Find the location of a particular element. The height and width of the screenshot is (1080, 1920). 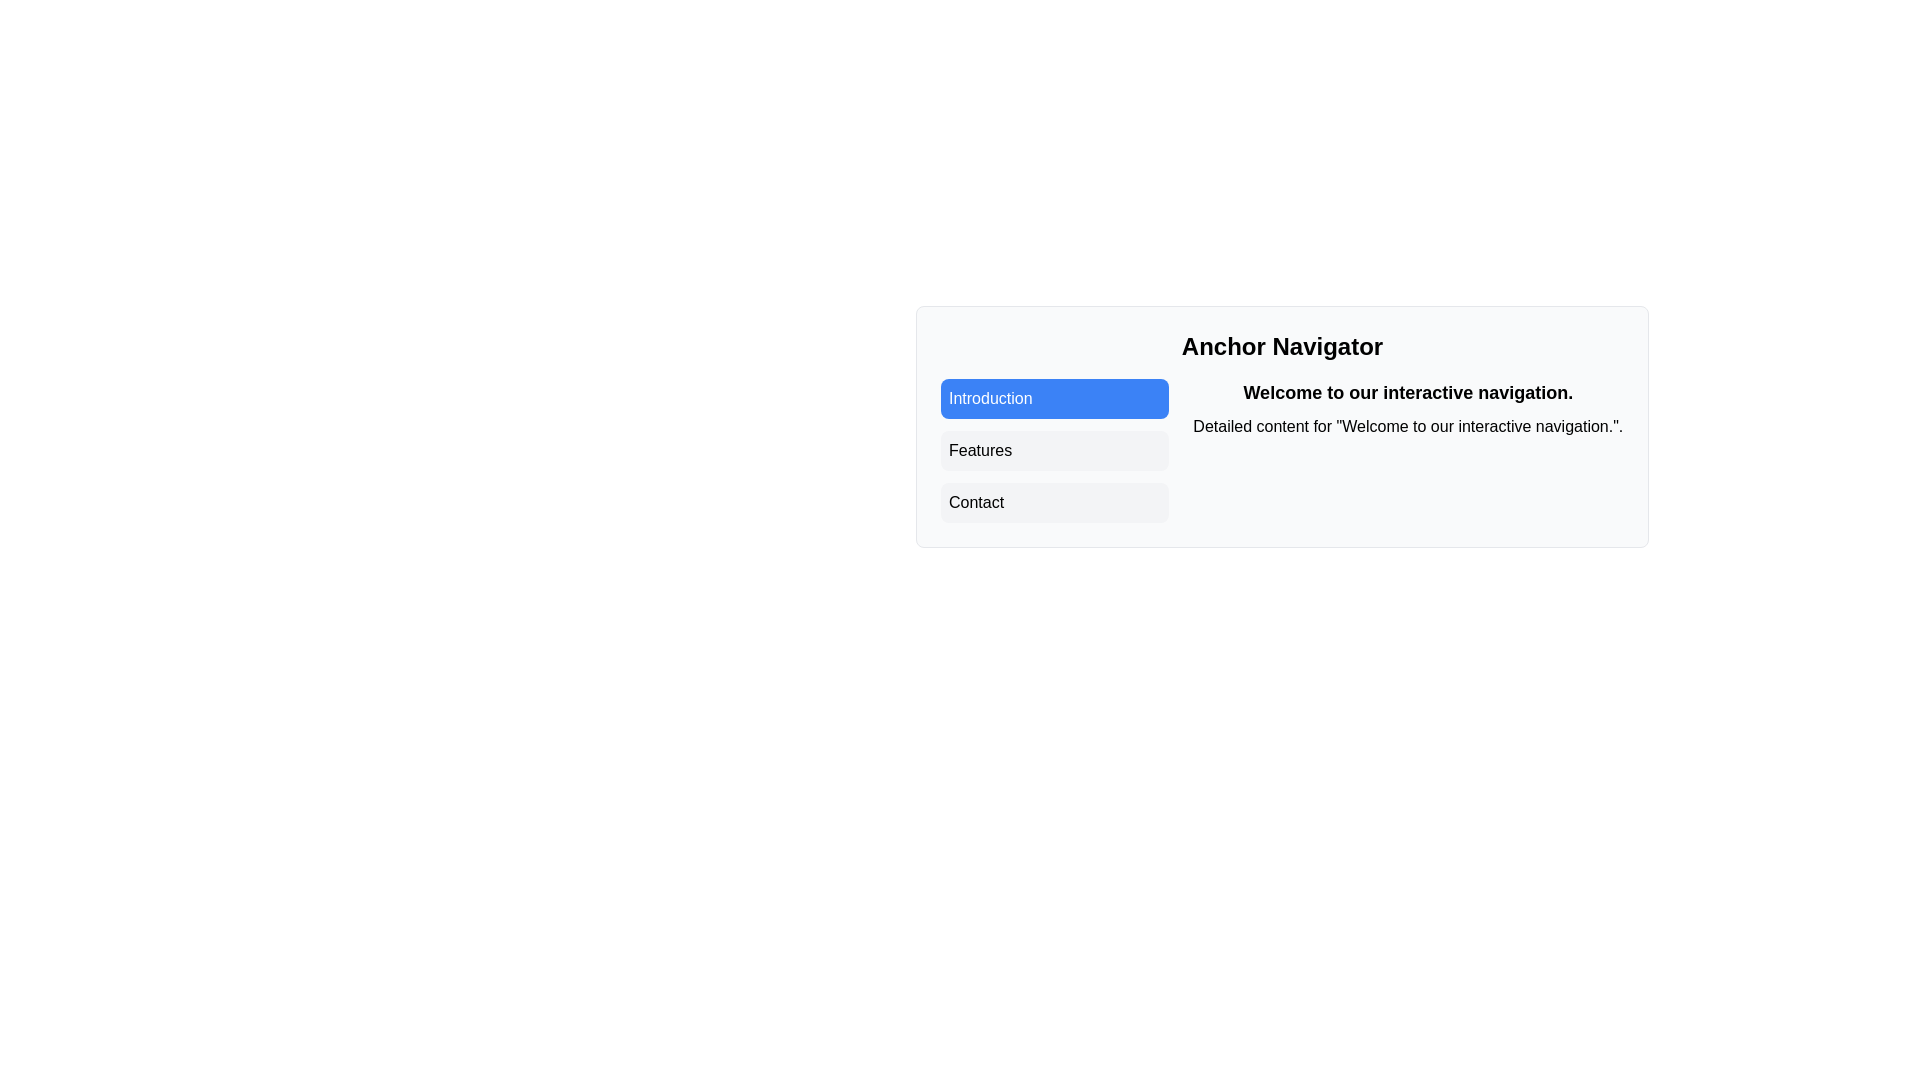

text 'Detailed content for "Welcome to our interactive navigation."' displayed below the heading 'Welcome to our interactive navigation.' in the central content area of the 'Anchor Navigator' section is located at coordinates (1407, 426).